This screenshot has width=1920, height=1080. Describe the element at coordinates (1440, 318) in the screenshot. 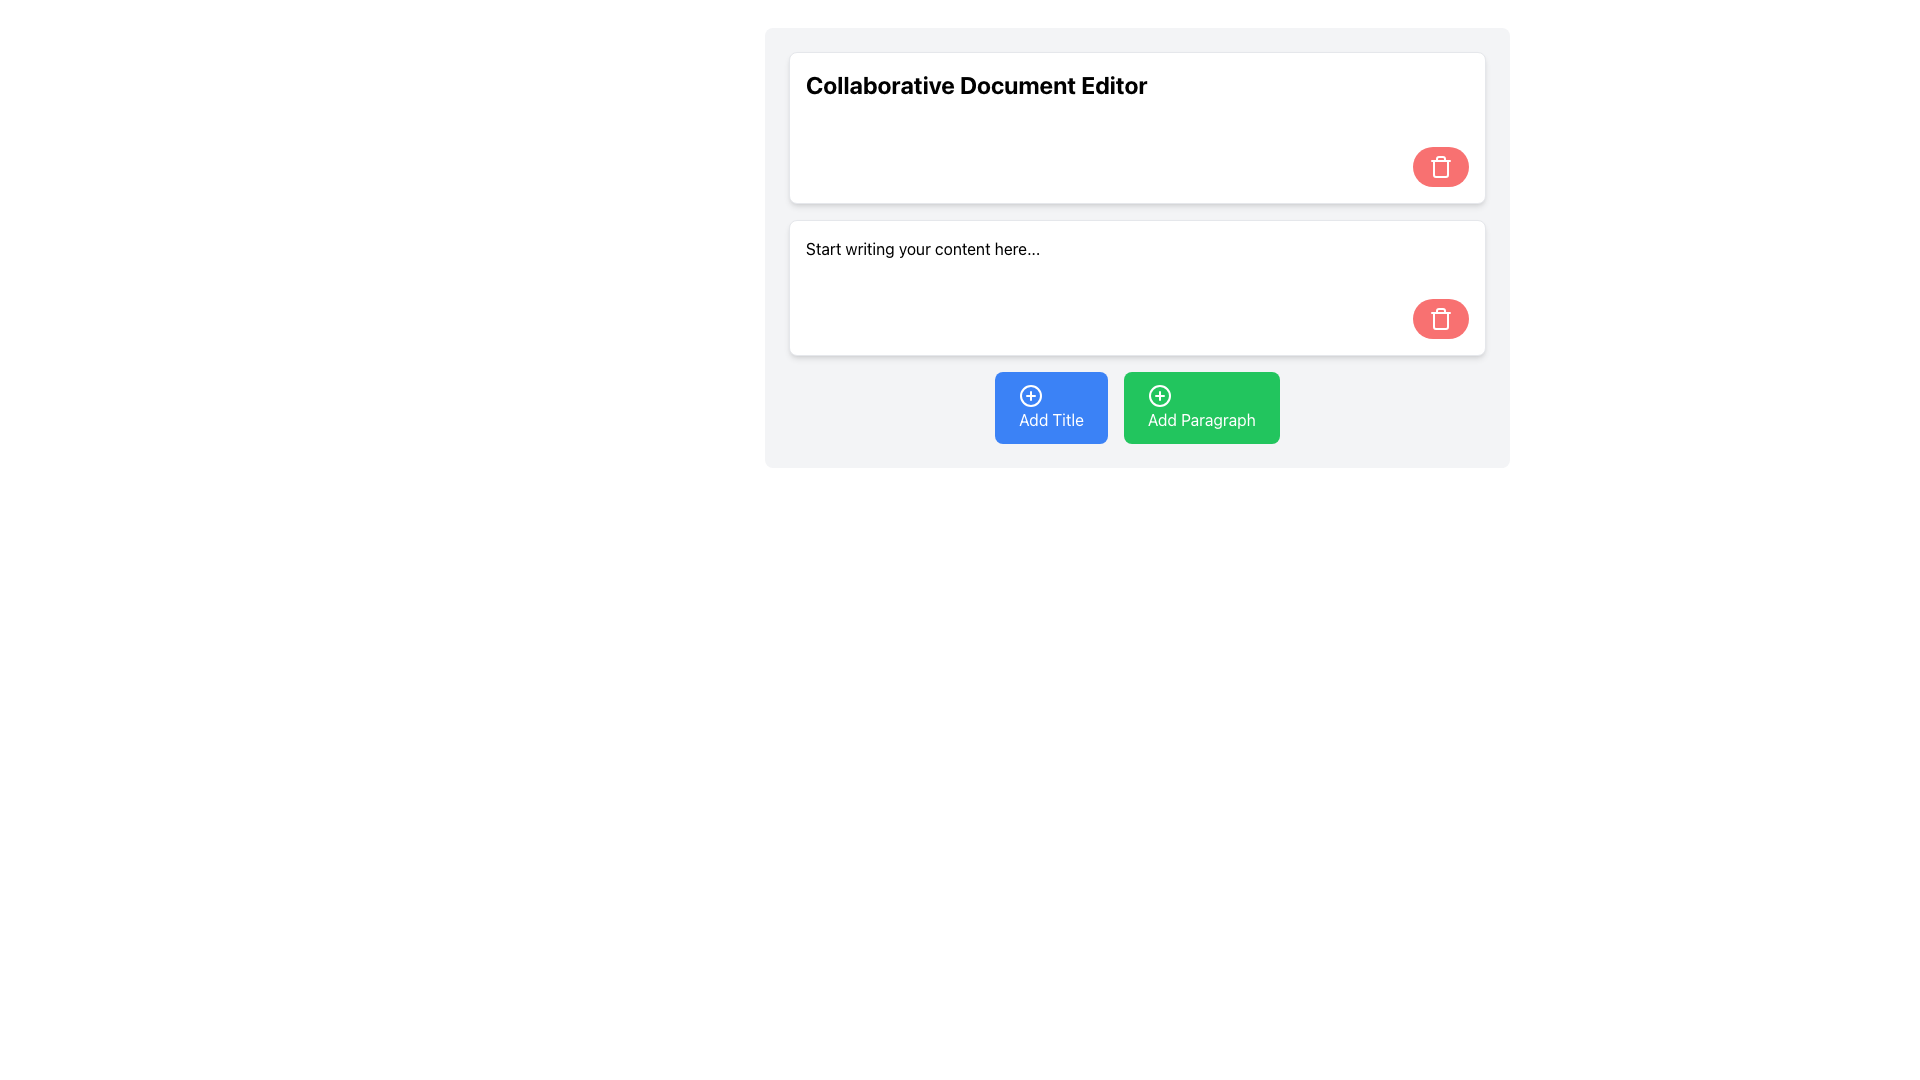

I see `the trash icon button located in the bottom text box area, aligned to the right inside a red circular button` at that location.